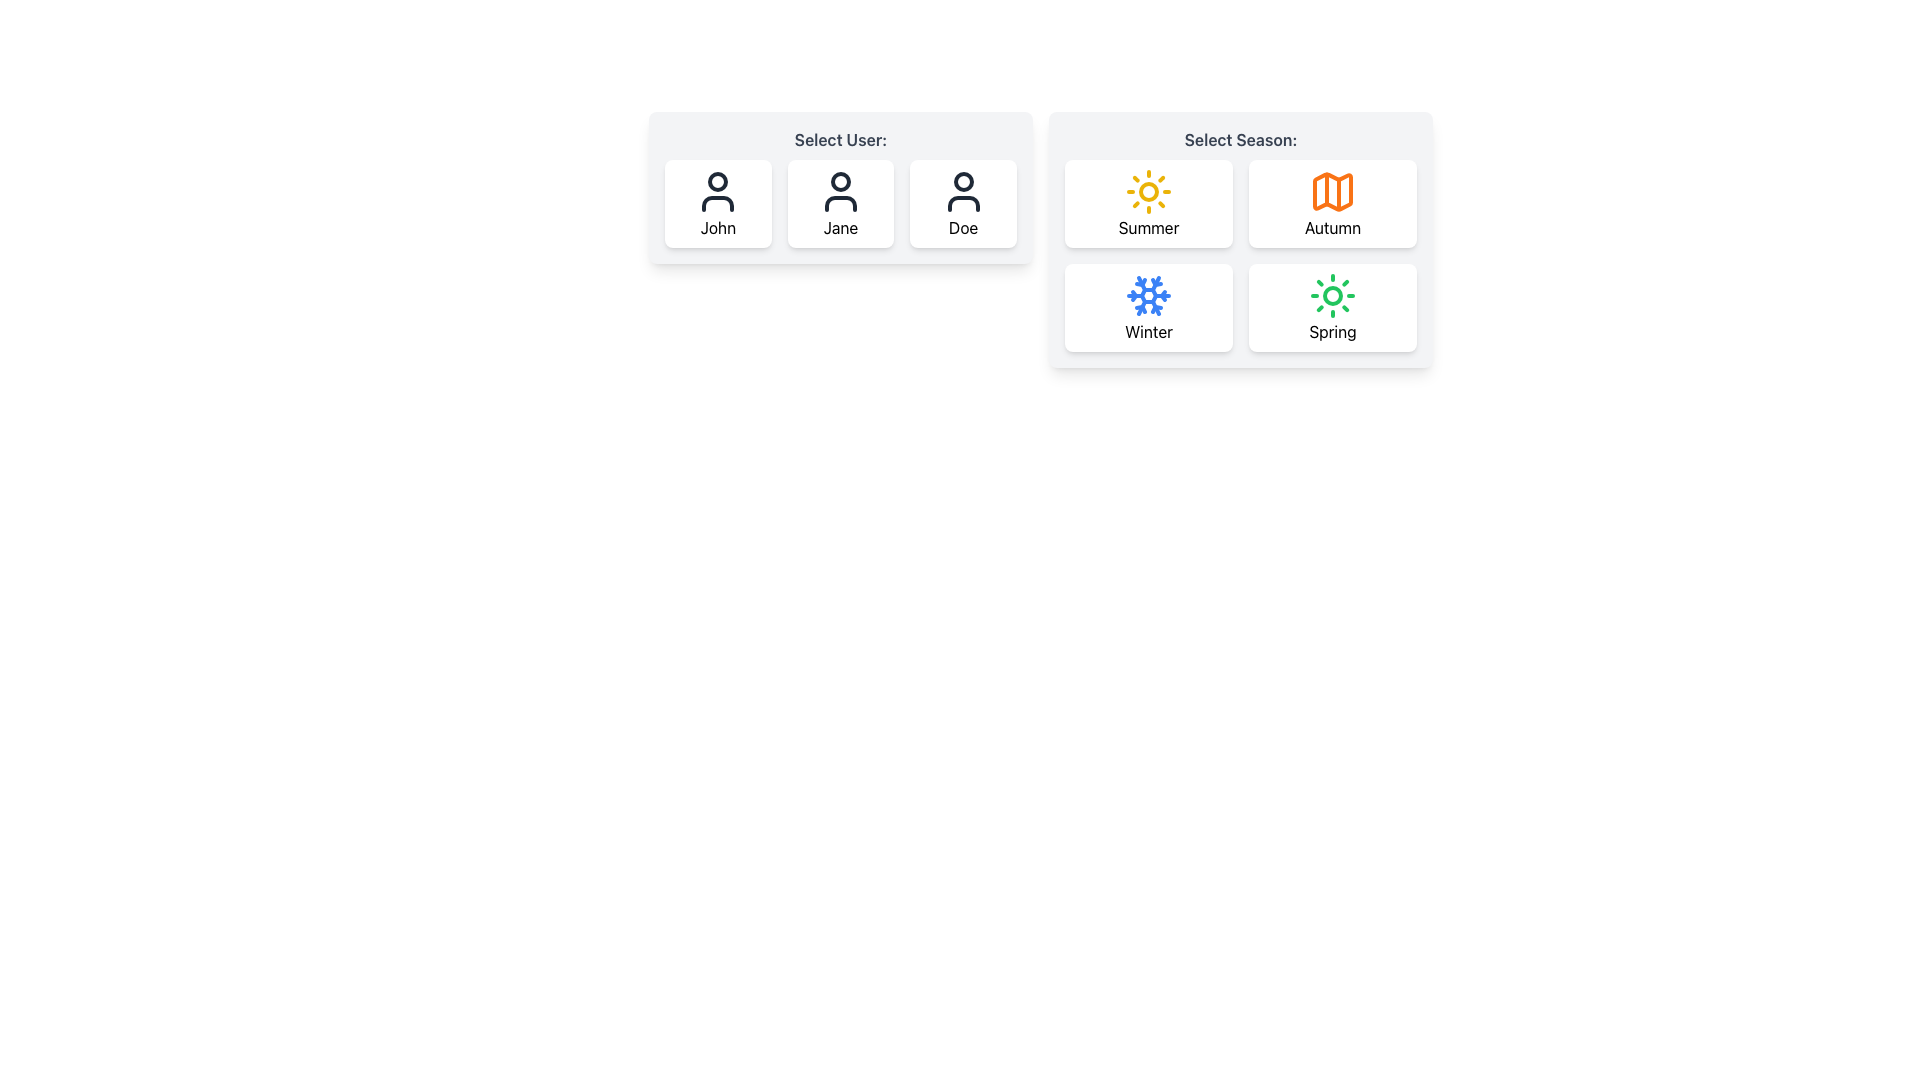 Image resolution: width=1920 pixels, height=1080 pixels. Describe the element at coordinates (963, 226) in the screenshot. I see `text label indicating the name 'Doe' located below the user profile icon in the user selection card` at that location.